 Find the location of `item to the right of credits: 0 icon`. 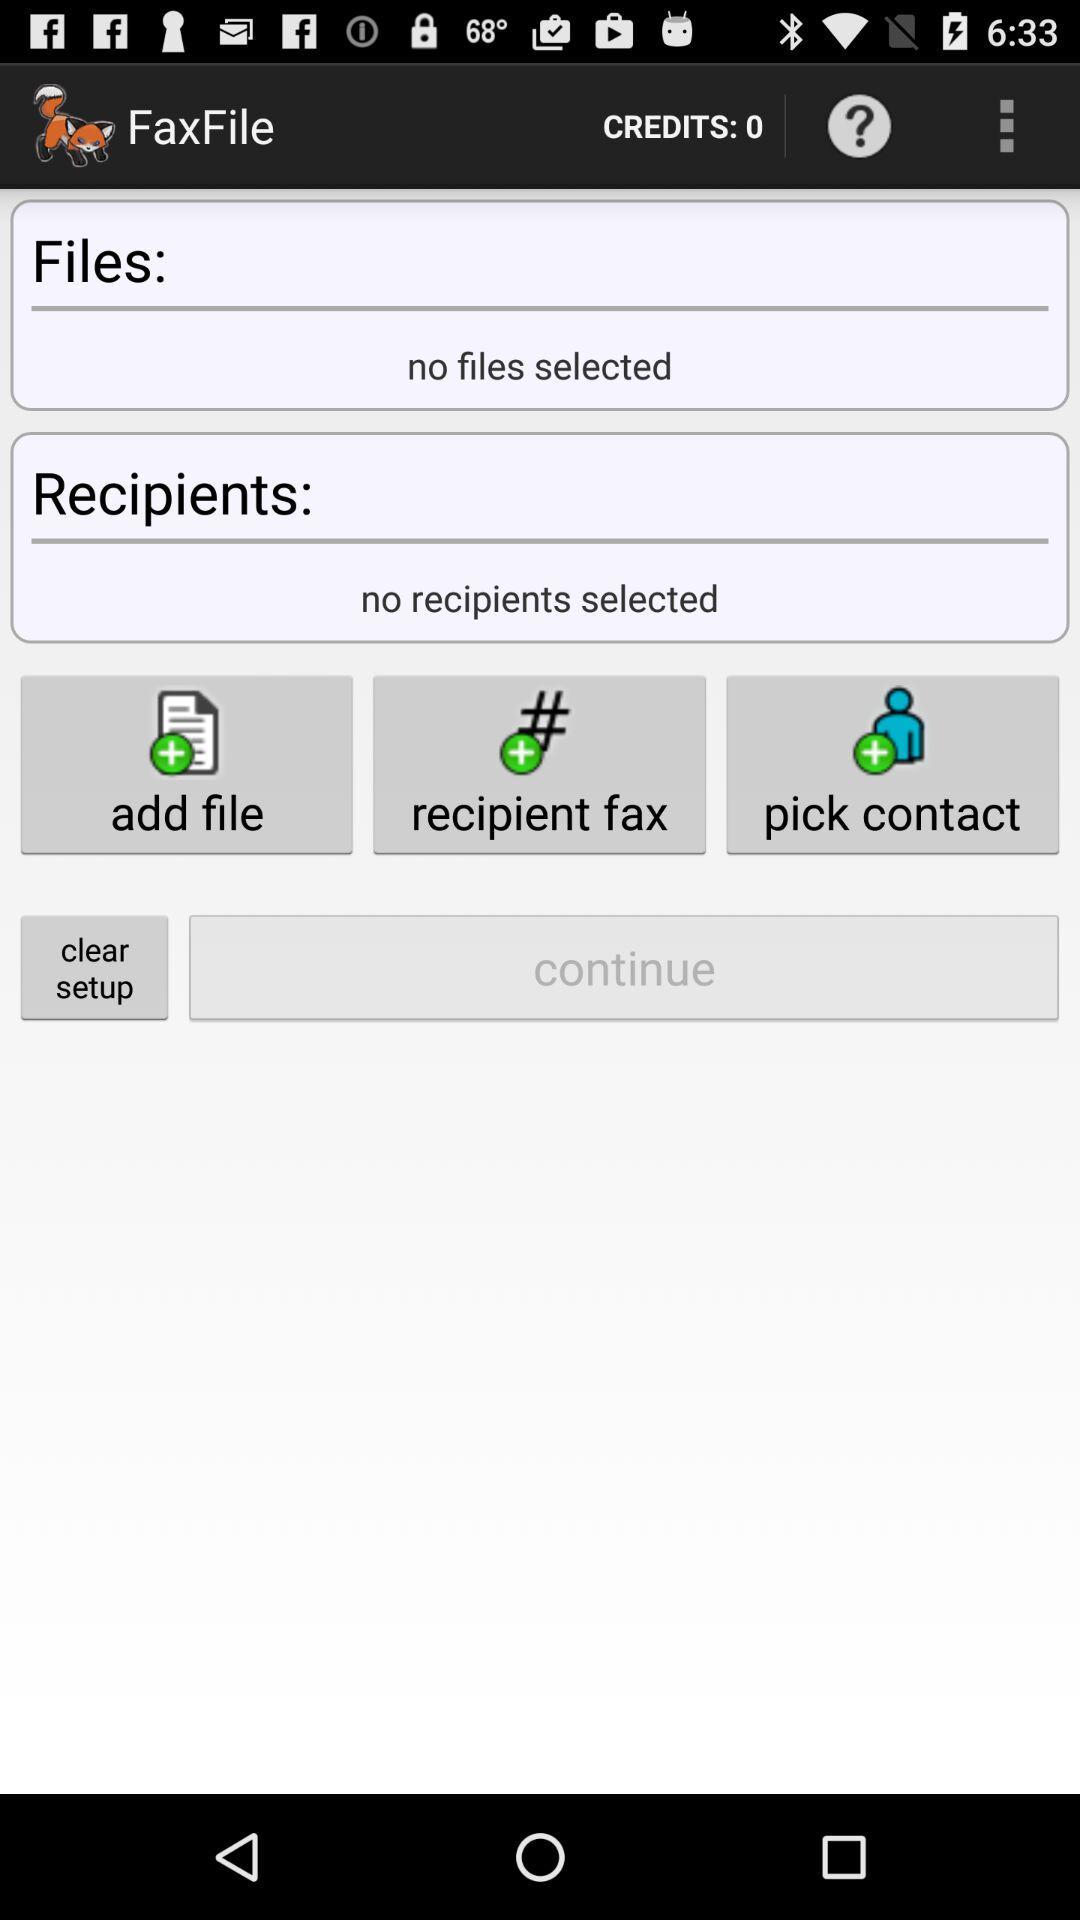

item to the right of credits: 0 icon is located at coordinates (858, 124).